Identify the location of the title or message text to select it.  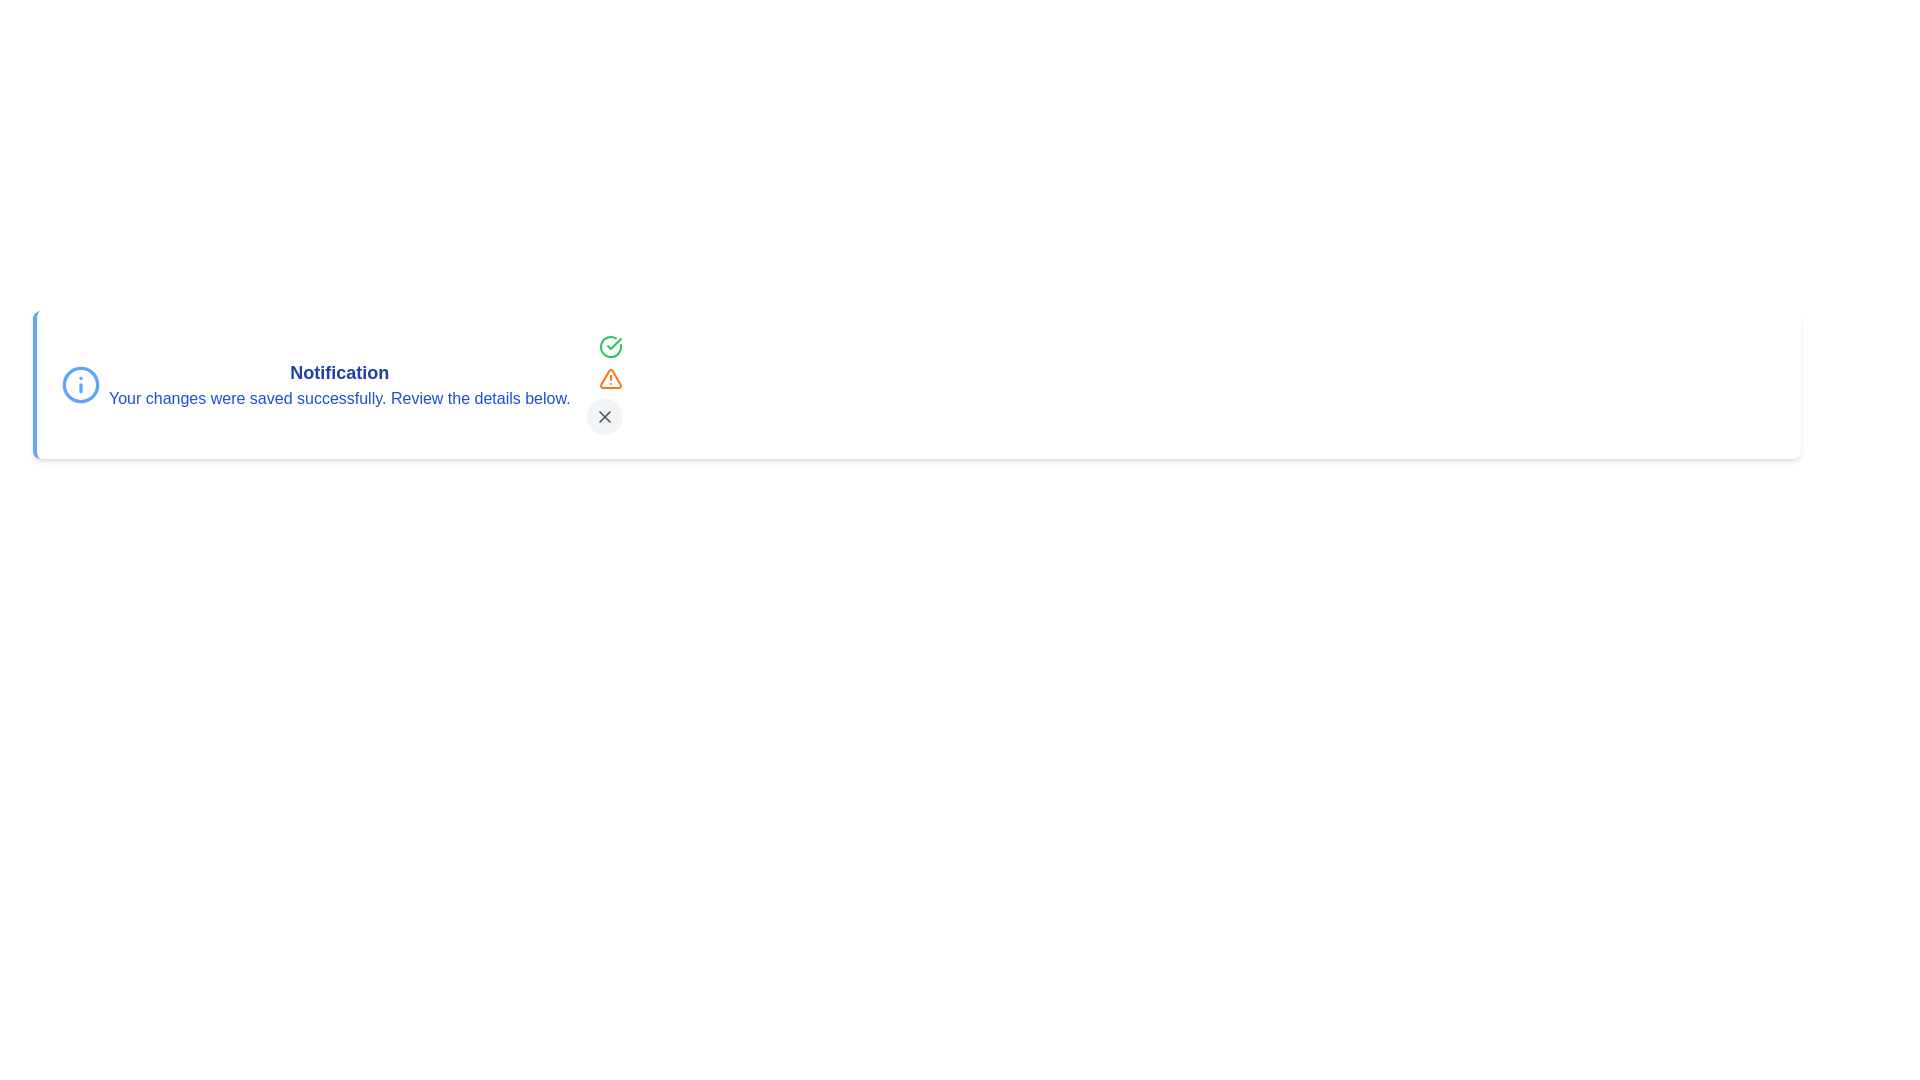
(339, 373).